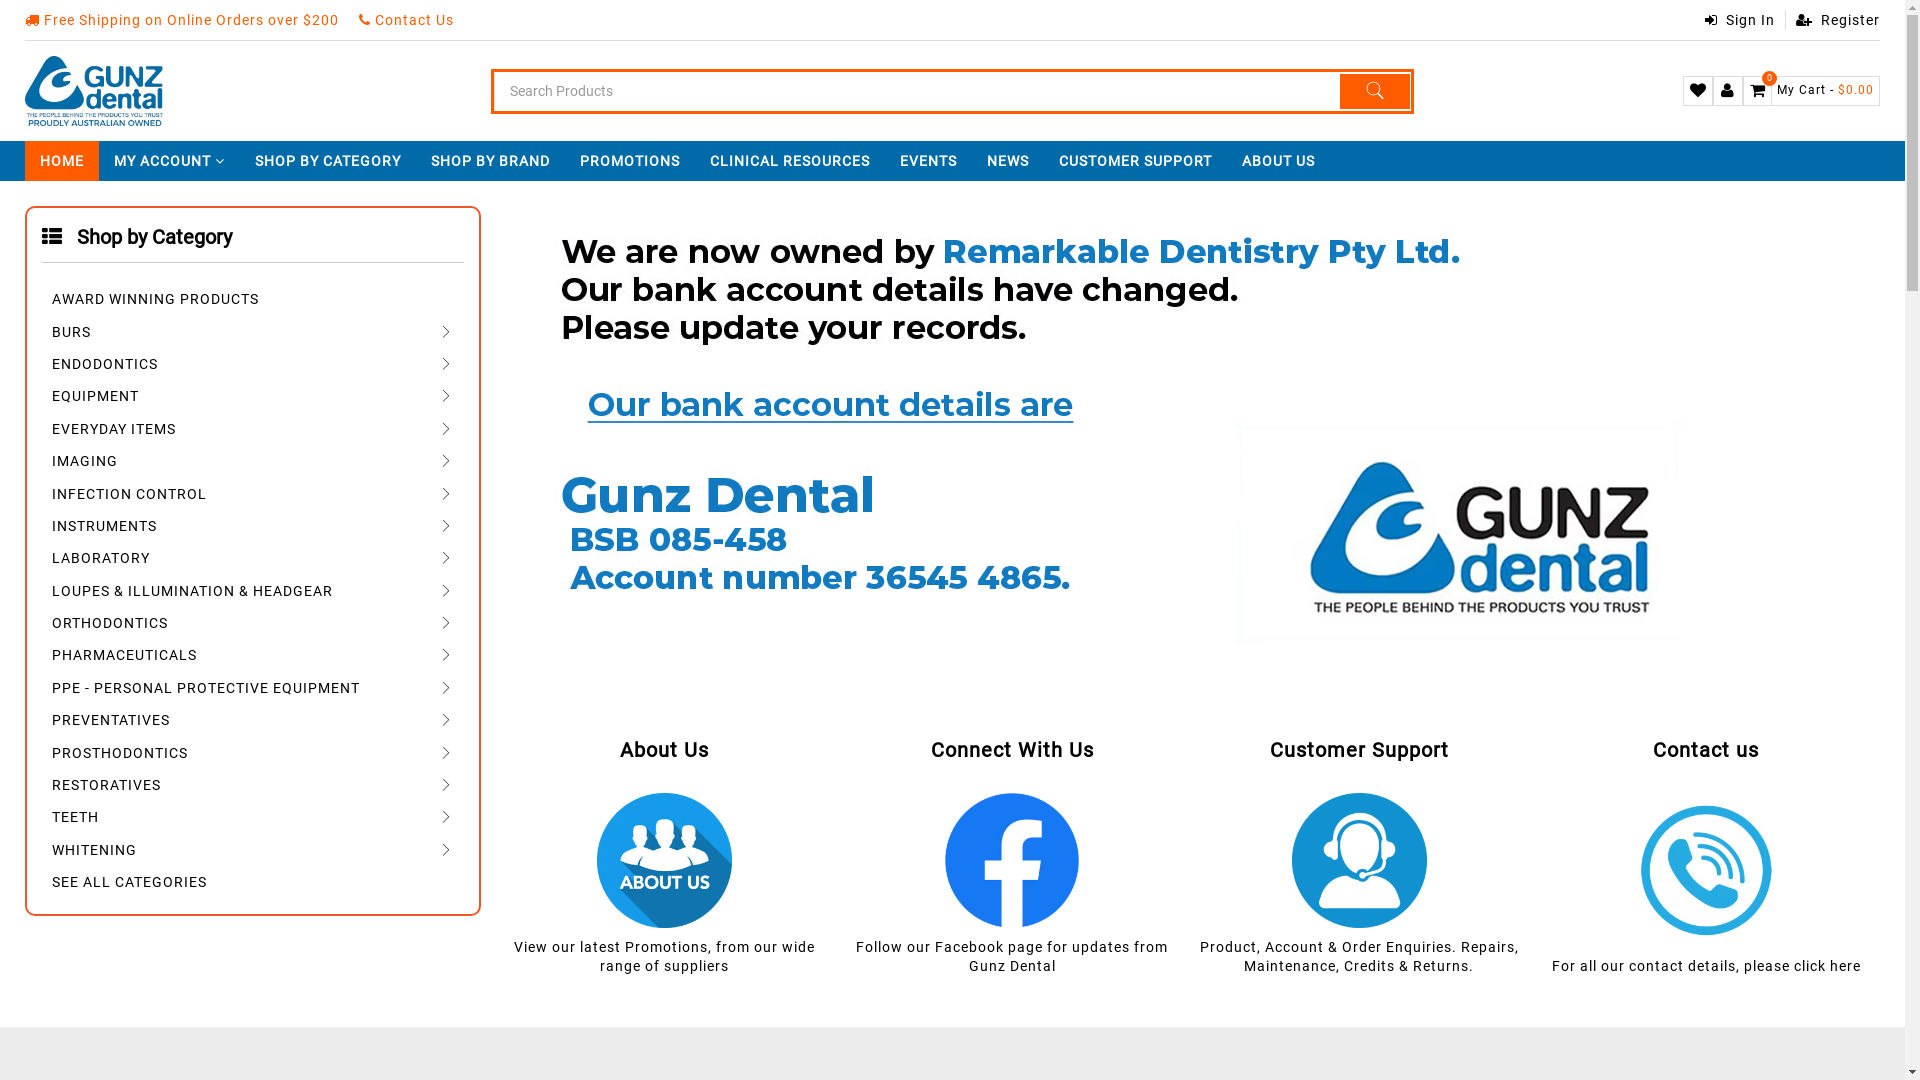 Image resolution: width=1920 pixels, height=1080 pixels. I want to click on 'PREVENTATIVES', so click(252, 718).